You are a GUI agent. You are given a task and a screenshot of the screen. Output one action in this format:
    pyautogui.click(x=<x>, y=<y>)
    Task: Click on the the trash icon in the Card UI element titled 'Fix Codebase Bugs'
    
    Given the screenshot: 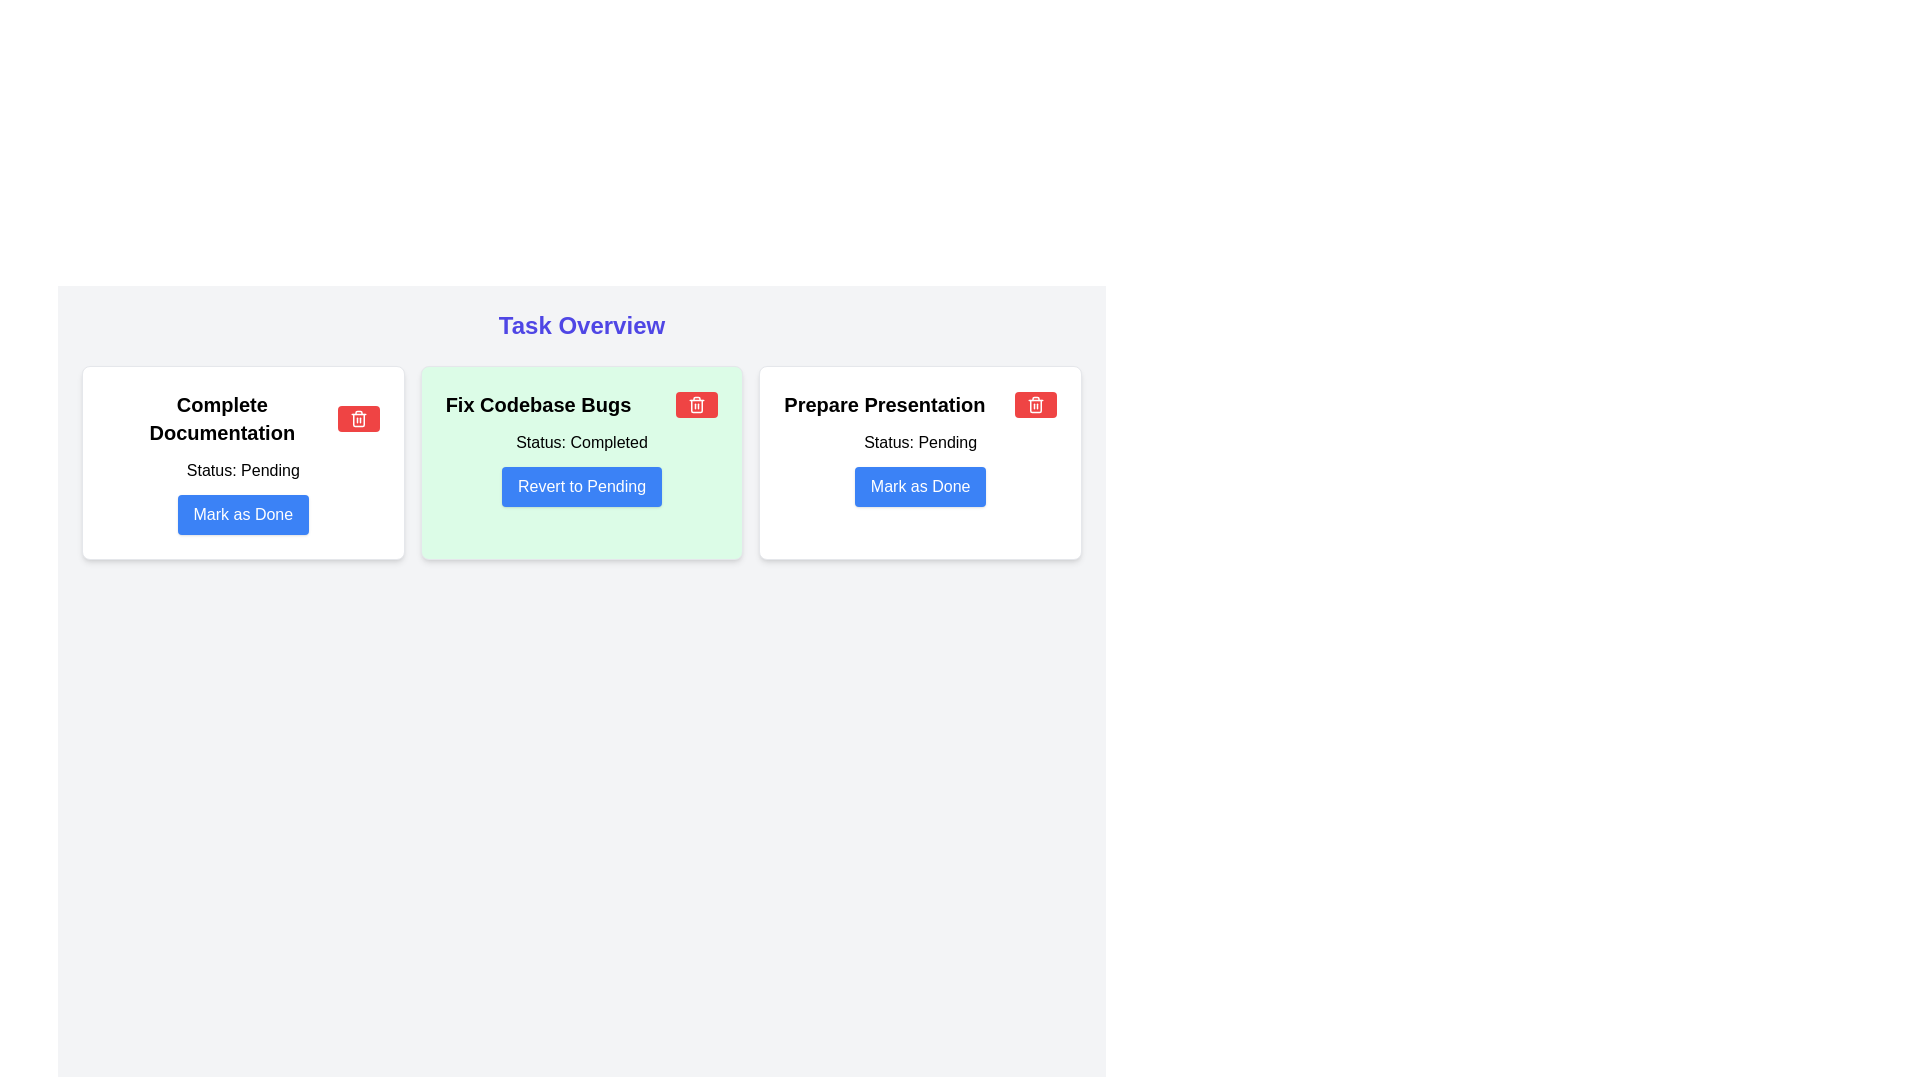 What is the action you would take?
    pyautogui.click(x=580, y=462)
    